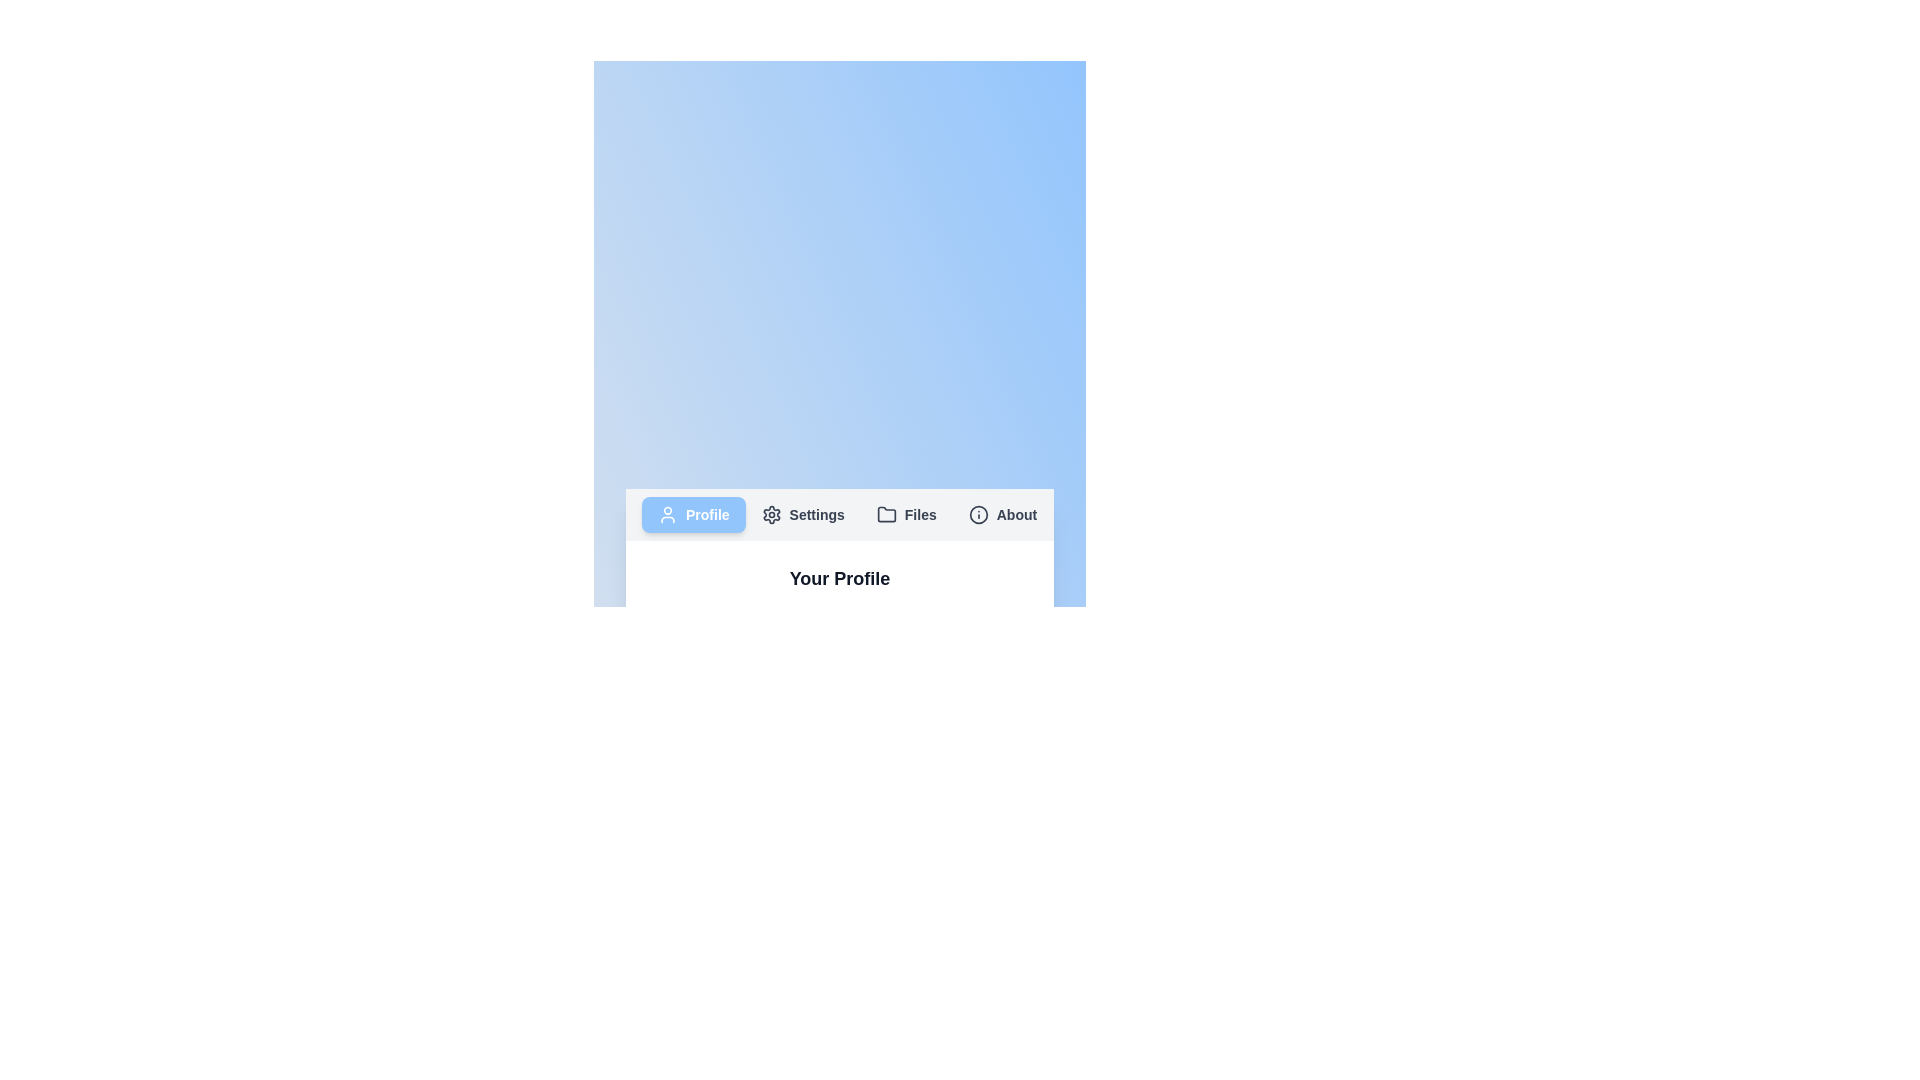  Describe the element at coordinates (817, 514) in the screenshot. I see `the 'Settings' text label located in the navigation bar, which is styled in a grayish color and positioned to the right of a gear icon` at that location.